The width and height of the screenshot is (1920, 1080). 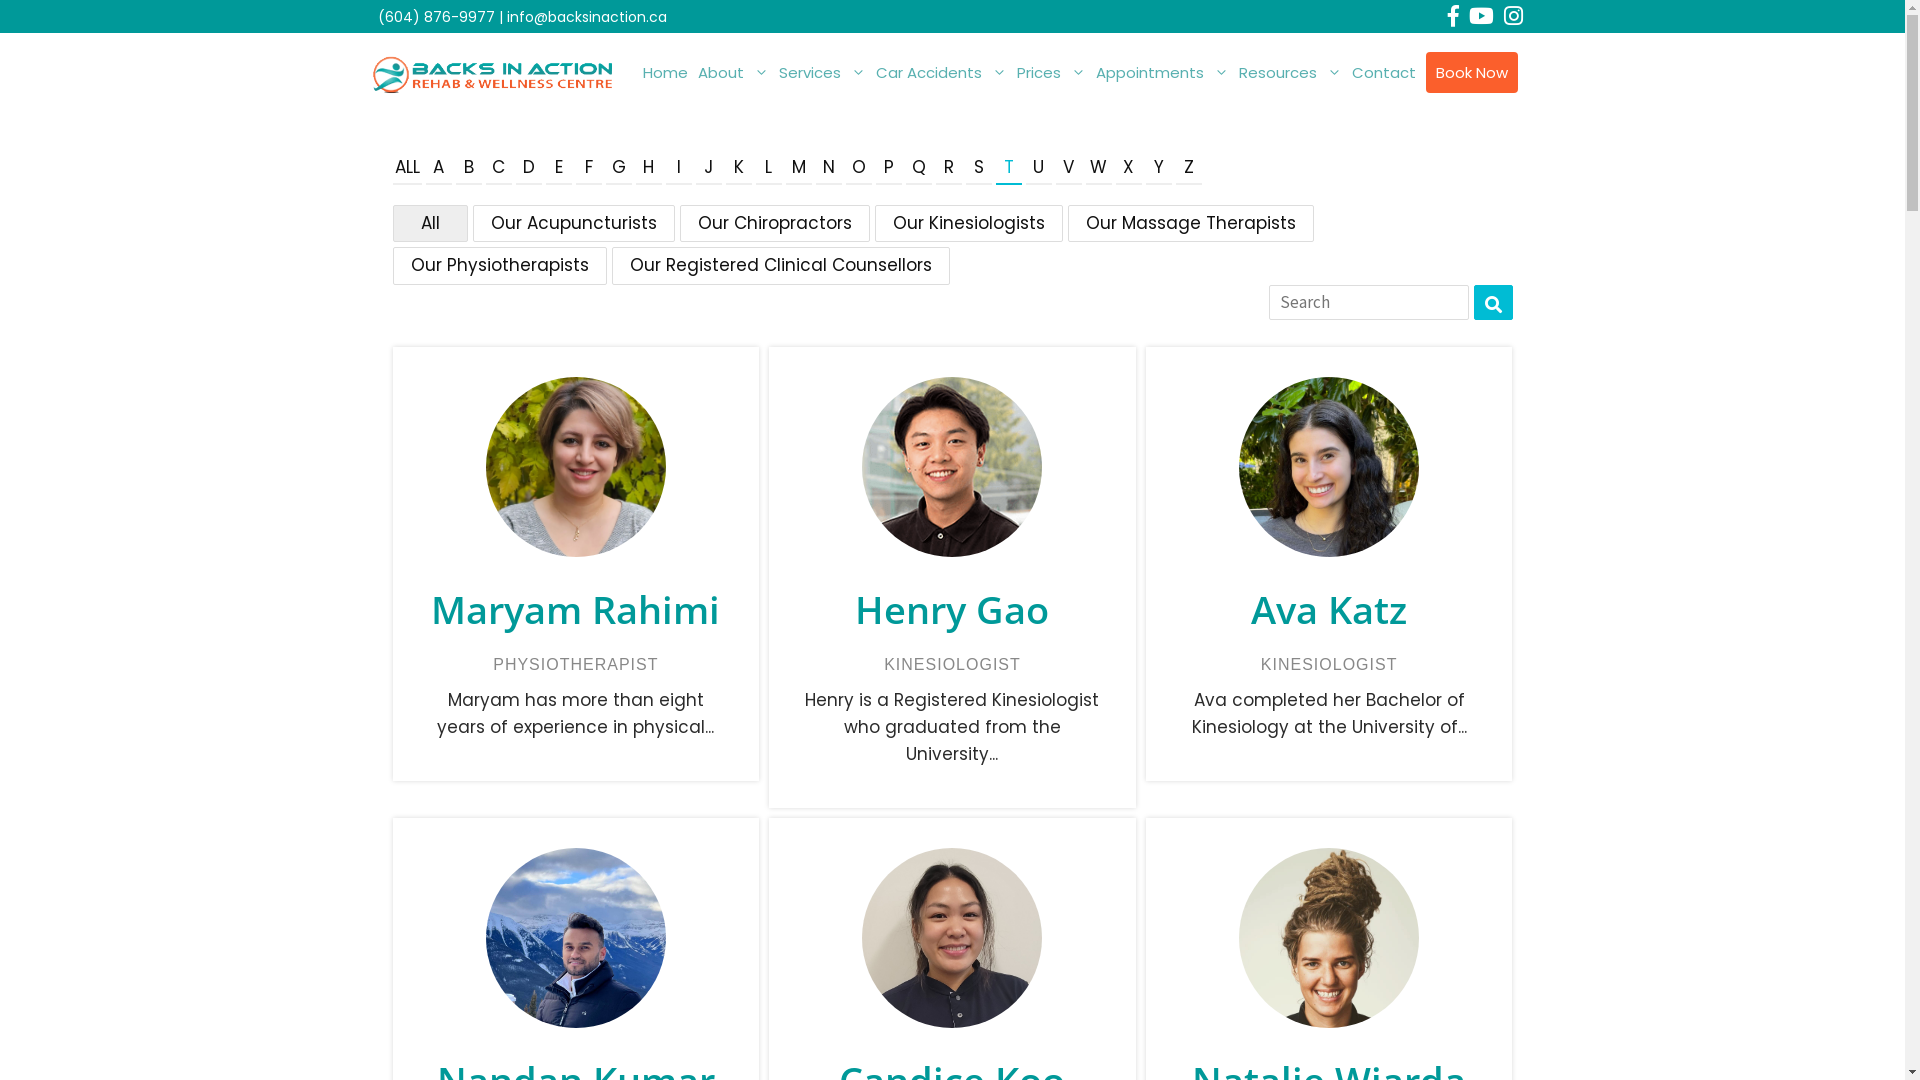 What do you see at coordinates (887, 168) in the screenshot?
I see `'P'` at bounding box center [887, 168].